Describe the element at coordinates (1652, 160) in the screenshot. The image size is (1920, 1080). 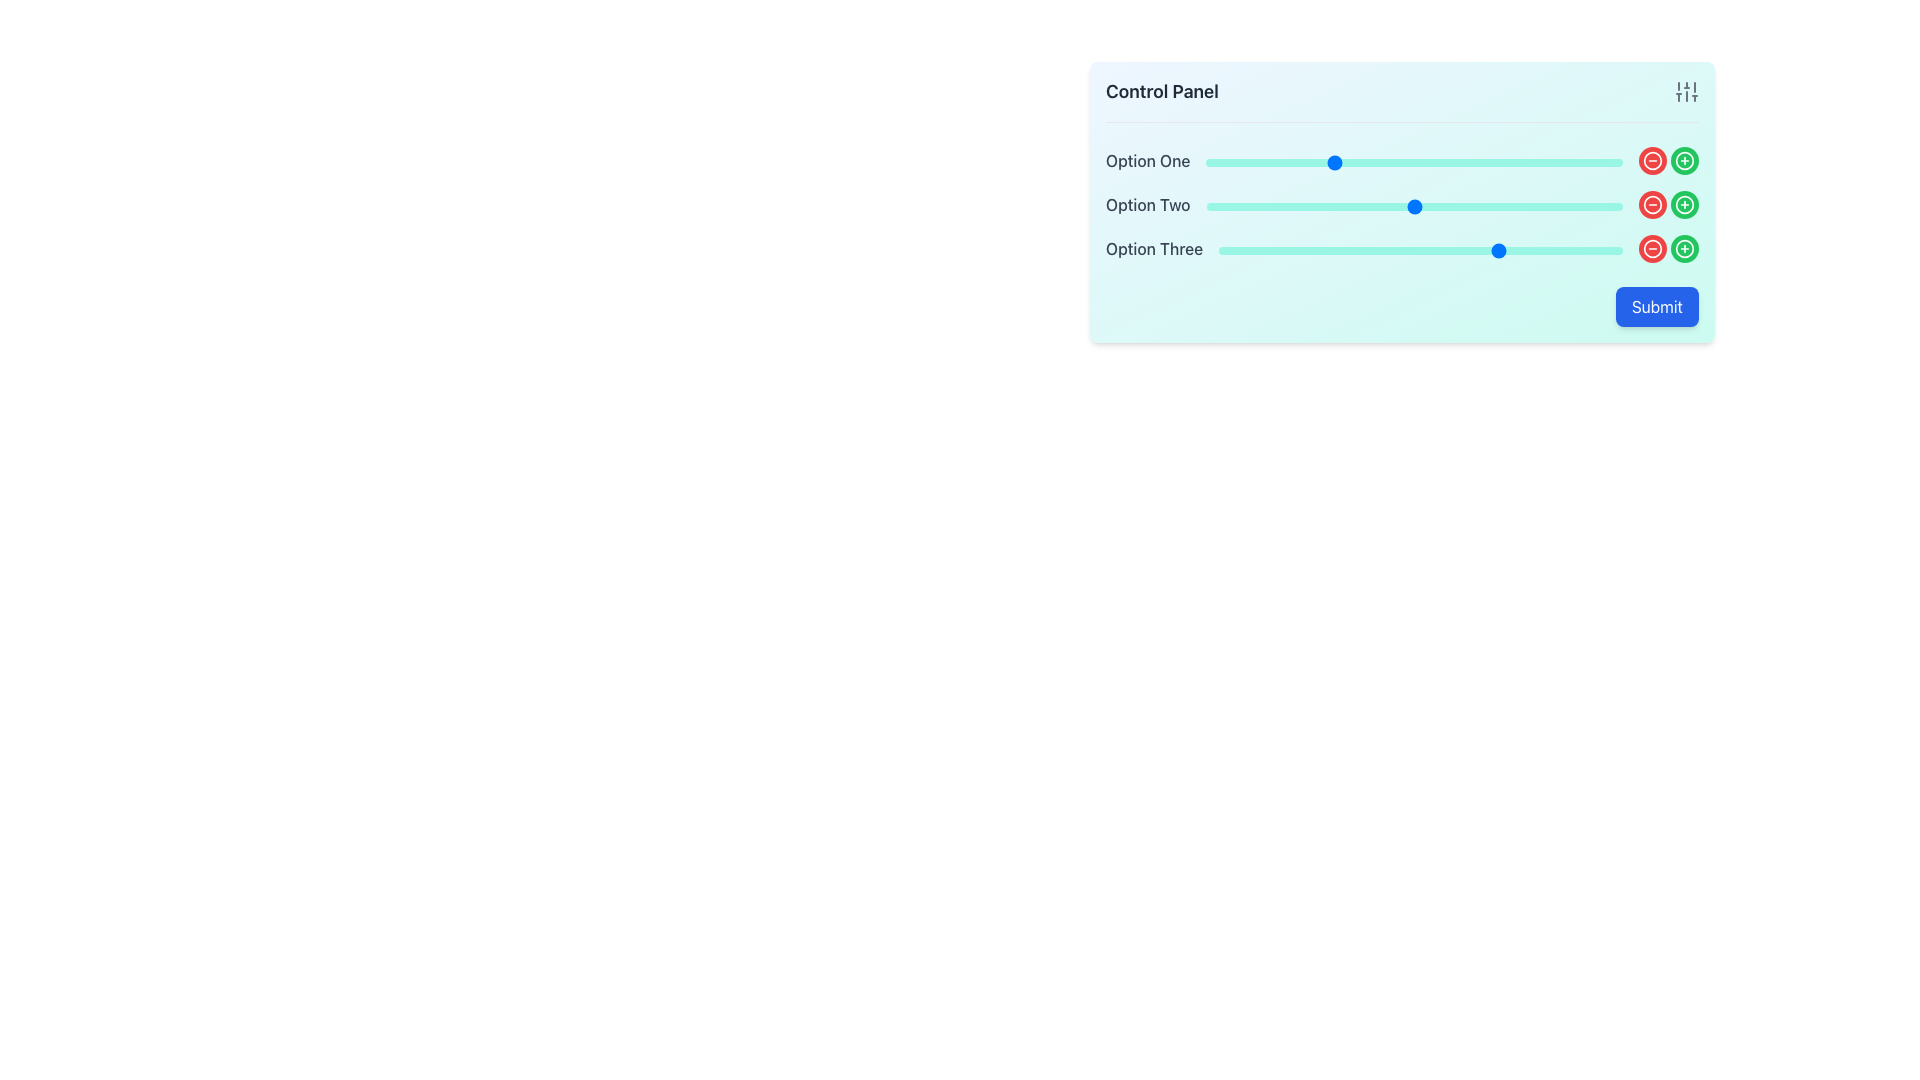
I see `the circular minus button with a red background and white border located in the top-right corner of the 'Option One' row` at that location.